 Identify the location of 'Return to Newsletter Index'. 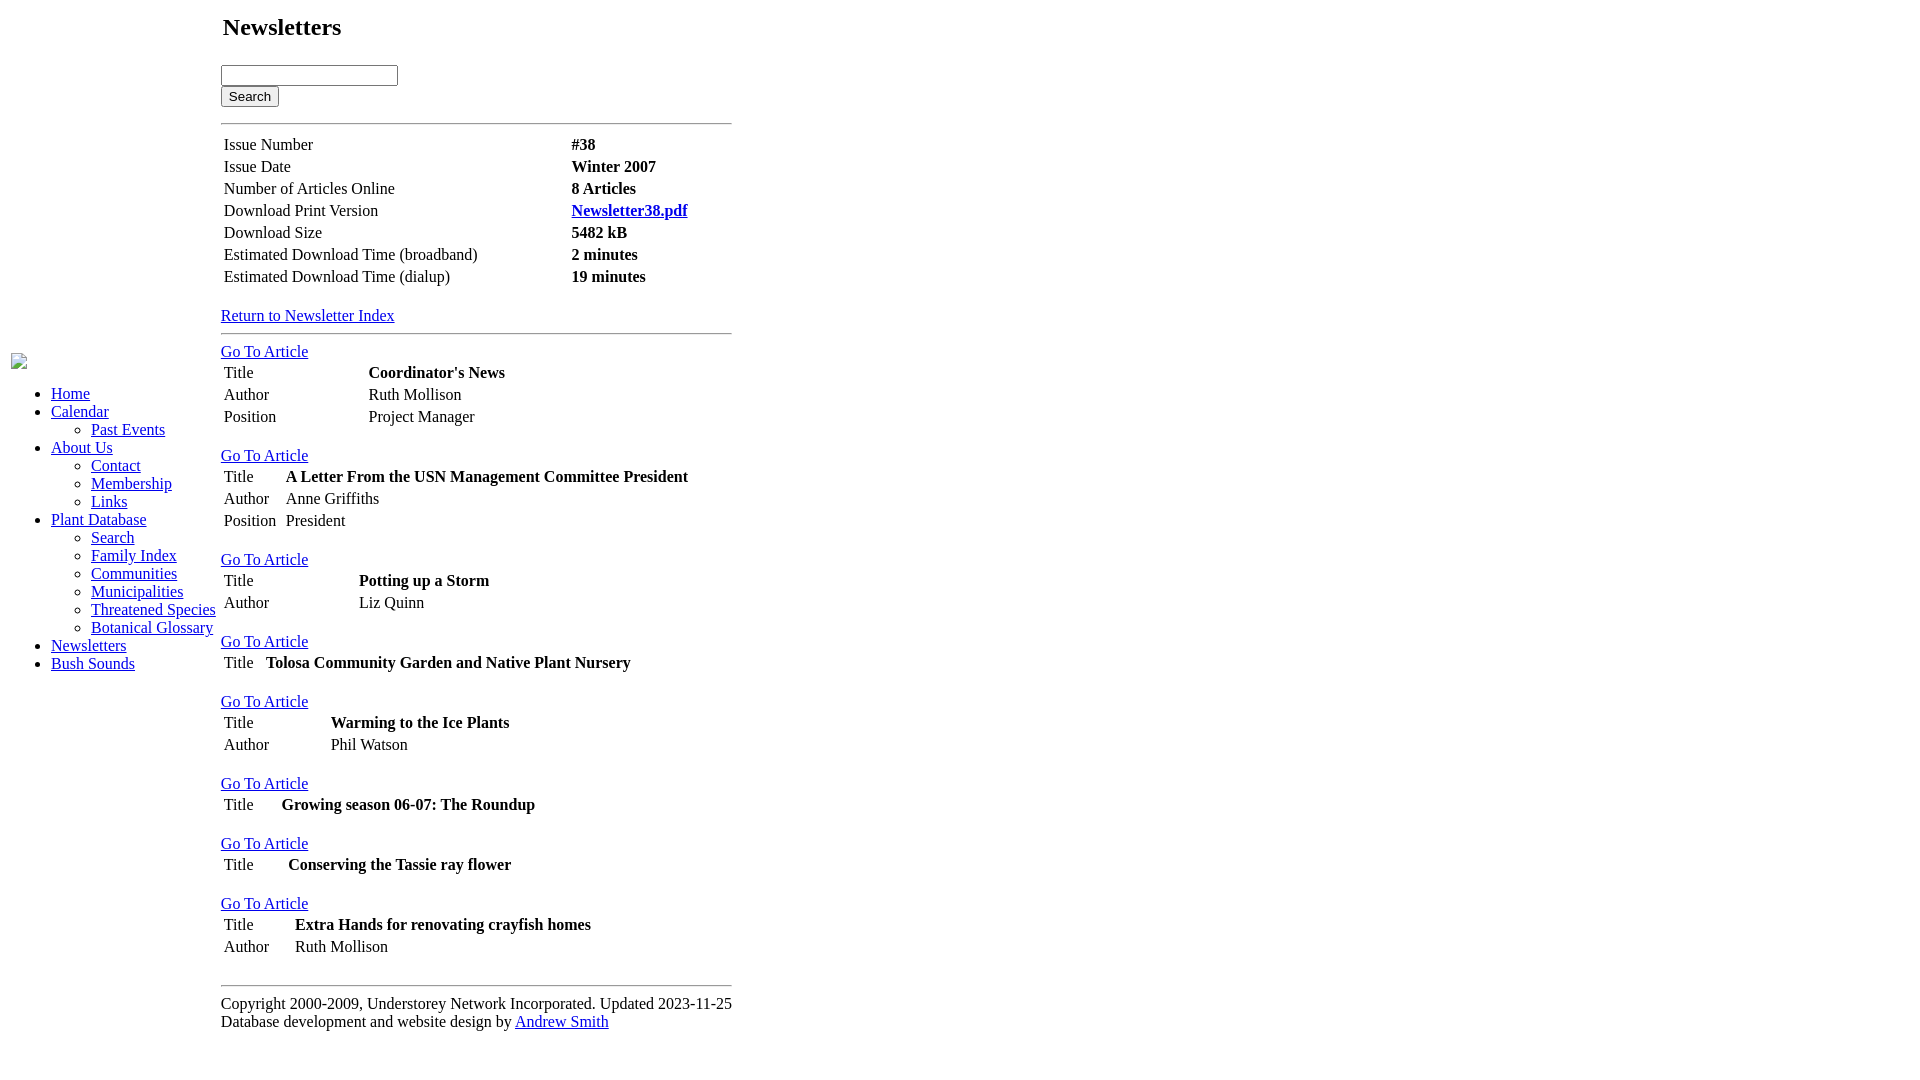
(220, 315).